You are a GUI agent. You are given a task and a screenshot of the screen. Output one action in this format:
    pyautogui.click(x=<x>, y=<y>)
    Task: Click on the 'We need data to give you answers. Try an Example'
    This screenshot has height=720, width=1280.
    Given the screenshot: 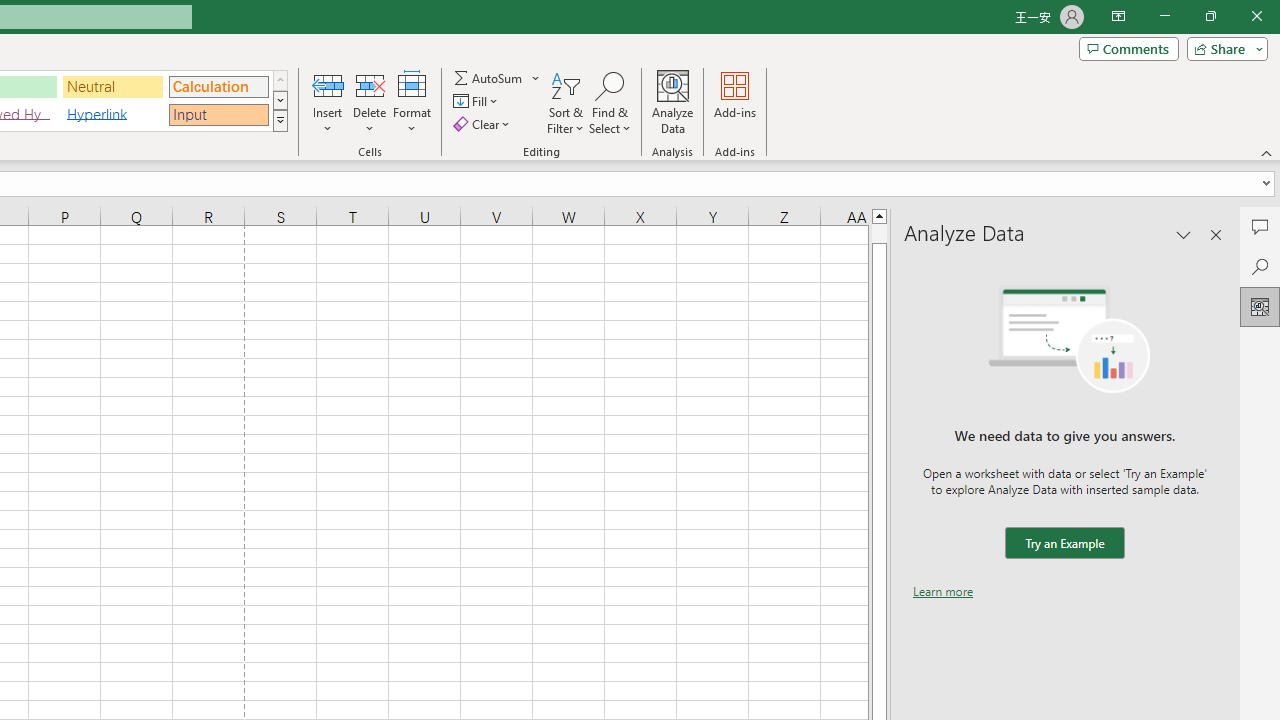 What is the action you would take?
    pyautogui.click(x=1063, y=543)
    